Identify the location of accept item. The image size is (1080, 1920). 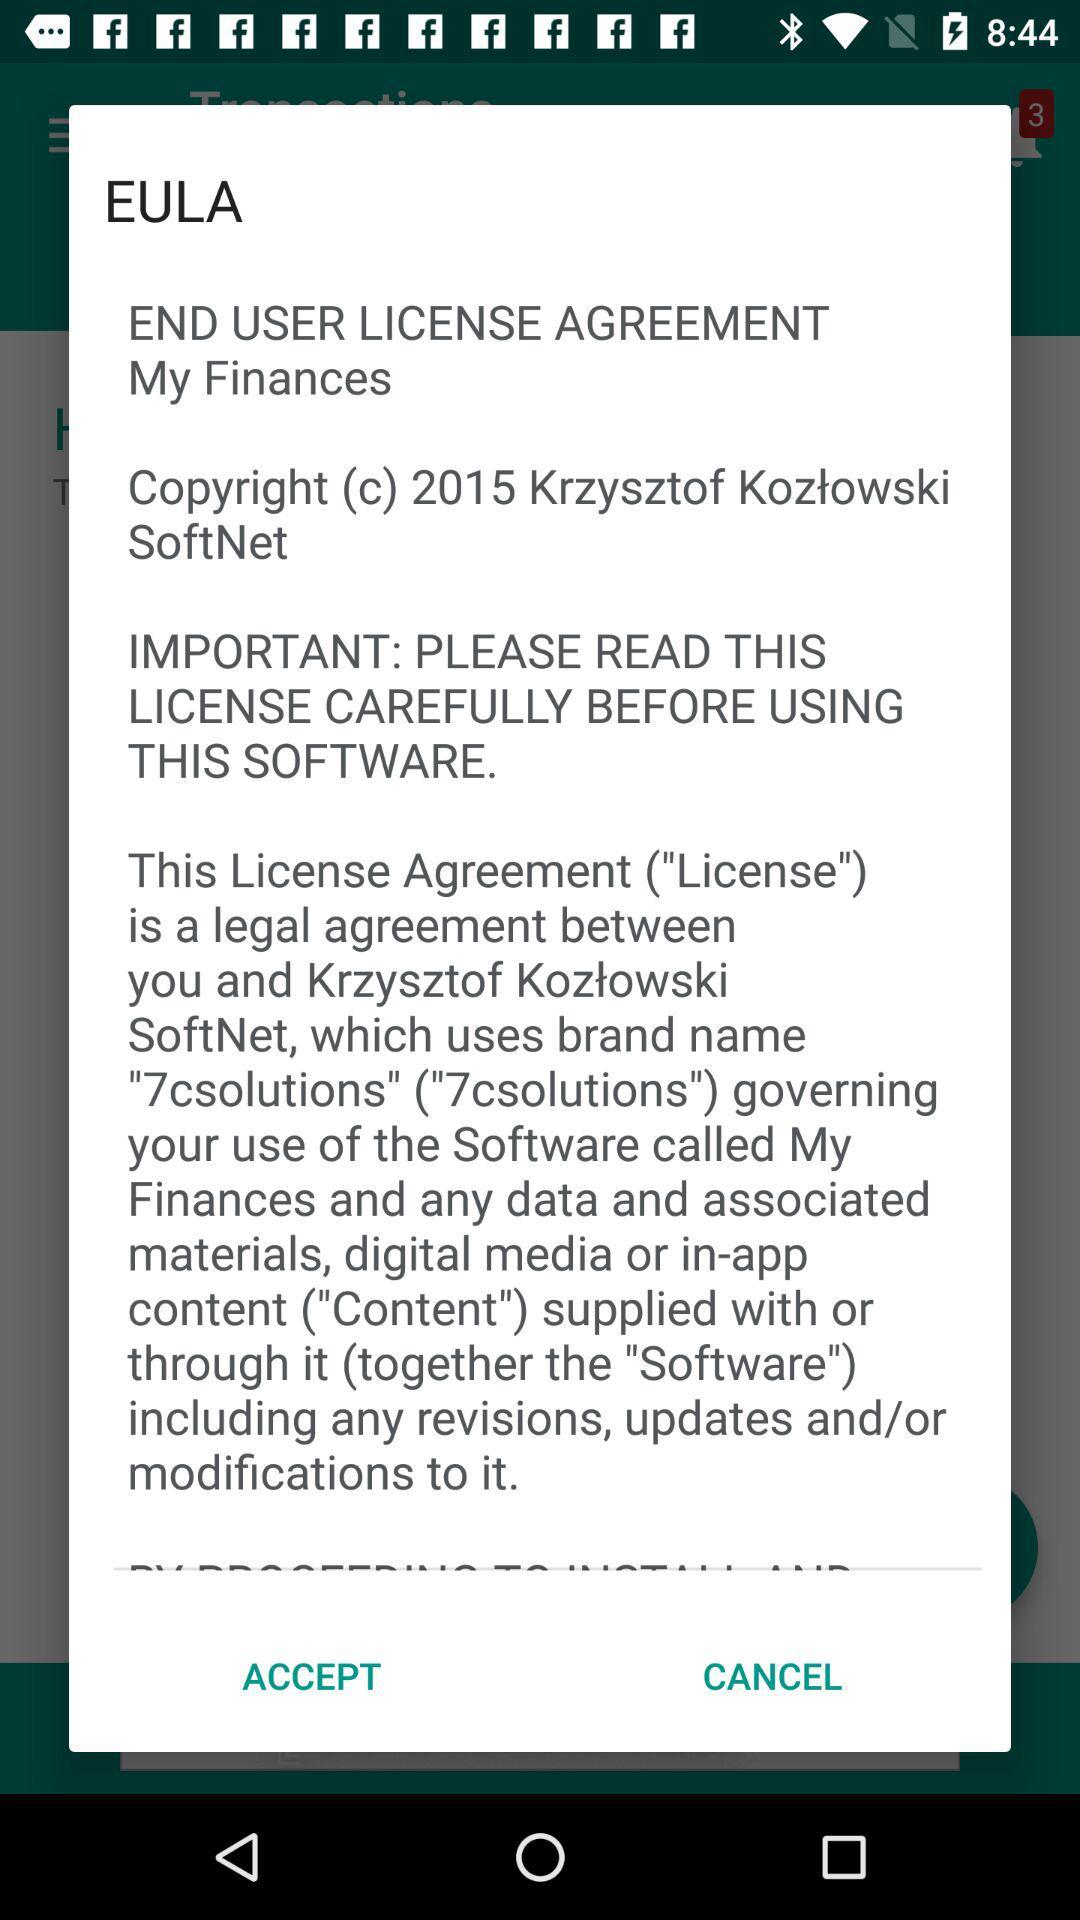
(312, 1675).